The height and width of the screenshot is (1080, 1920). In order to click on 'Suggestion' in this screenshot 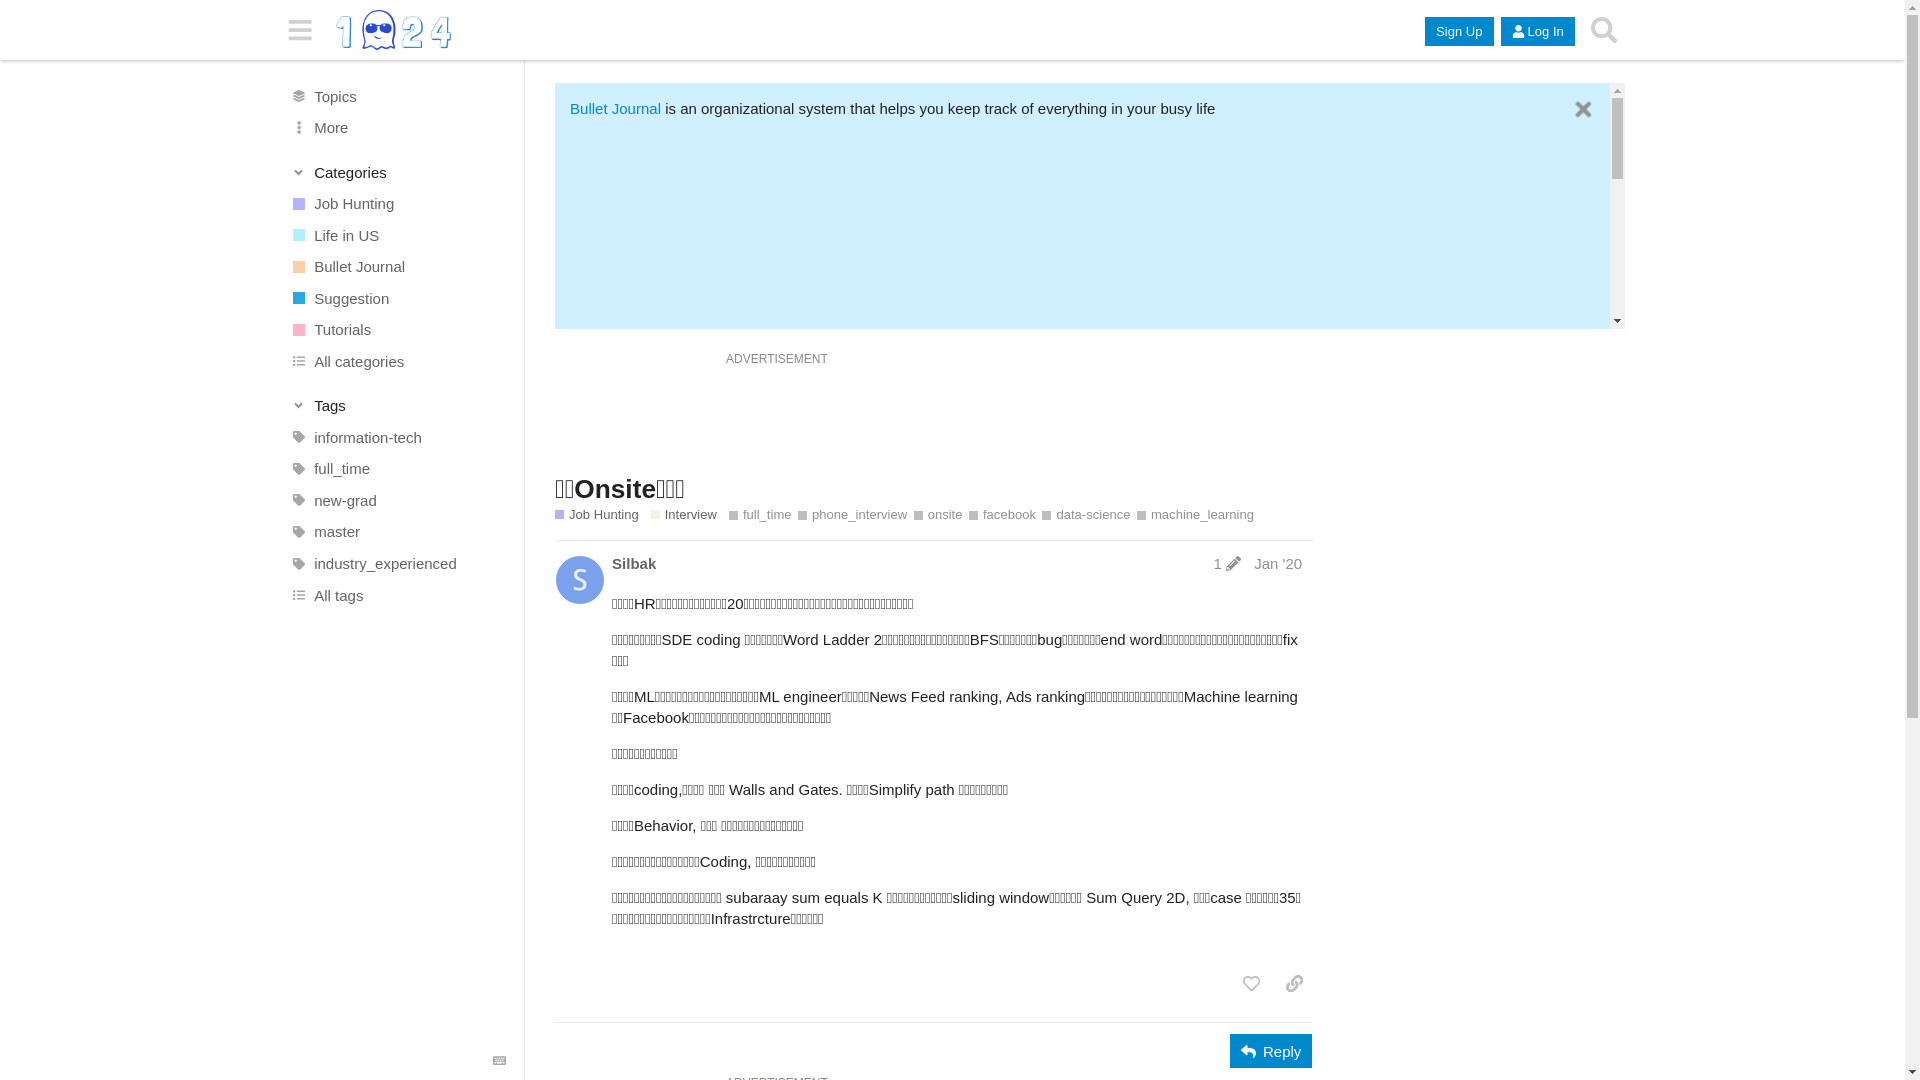, I will do `click(397, 297)`.